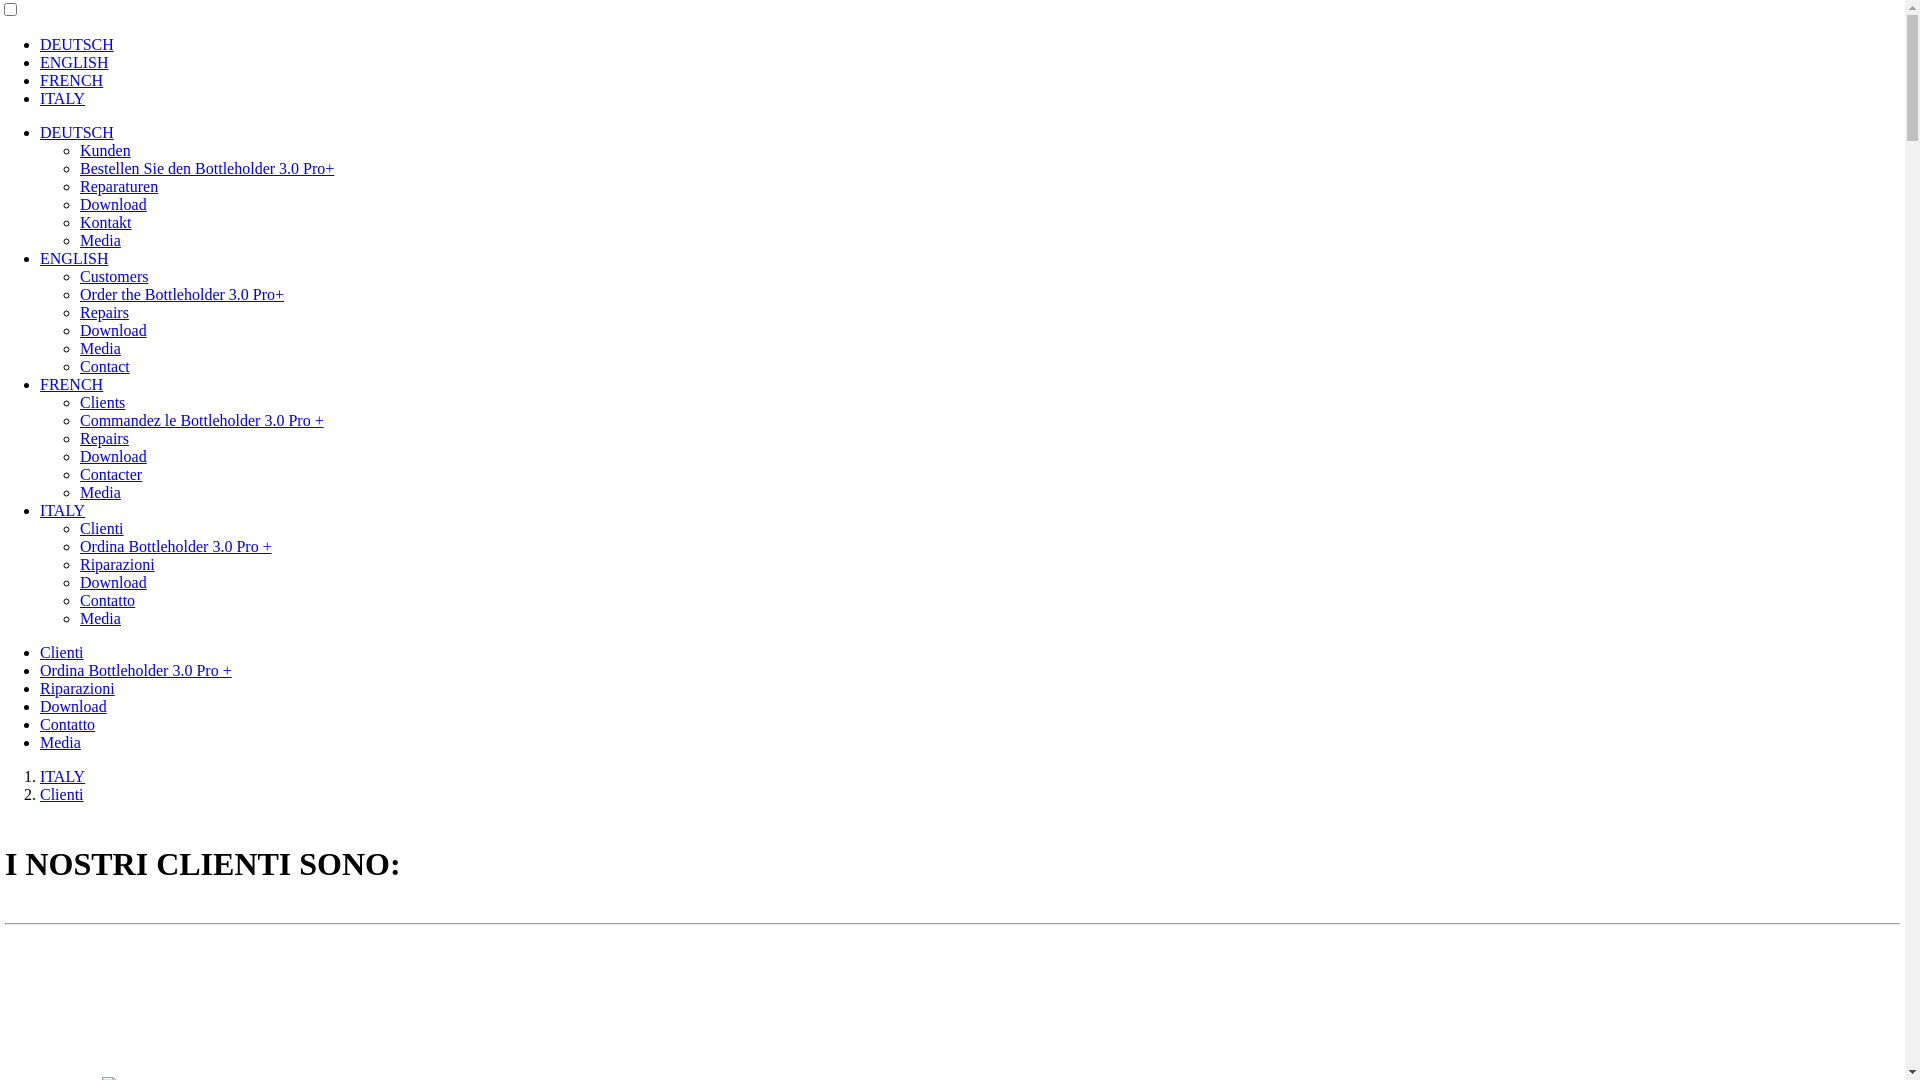  What do you see at coordinates (80, 294) in the screenshot?
I see `'Order the Bottleholder 3.0 Pro+'` at bounding box center [80, 294].